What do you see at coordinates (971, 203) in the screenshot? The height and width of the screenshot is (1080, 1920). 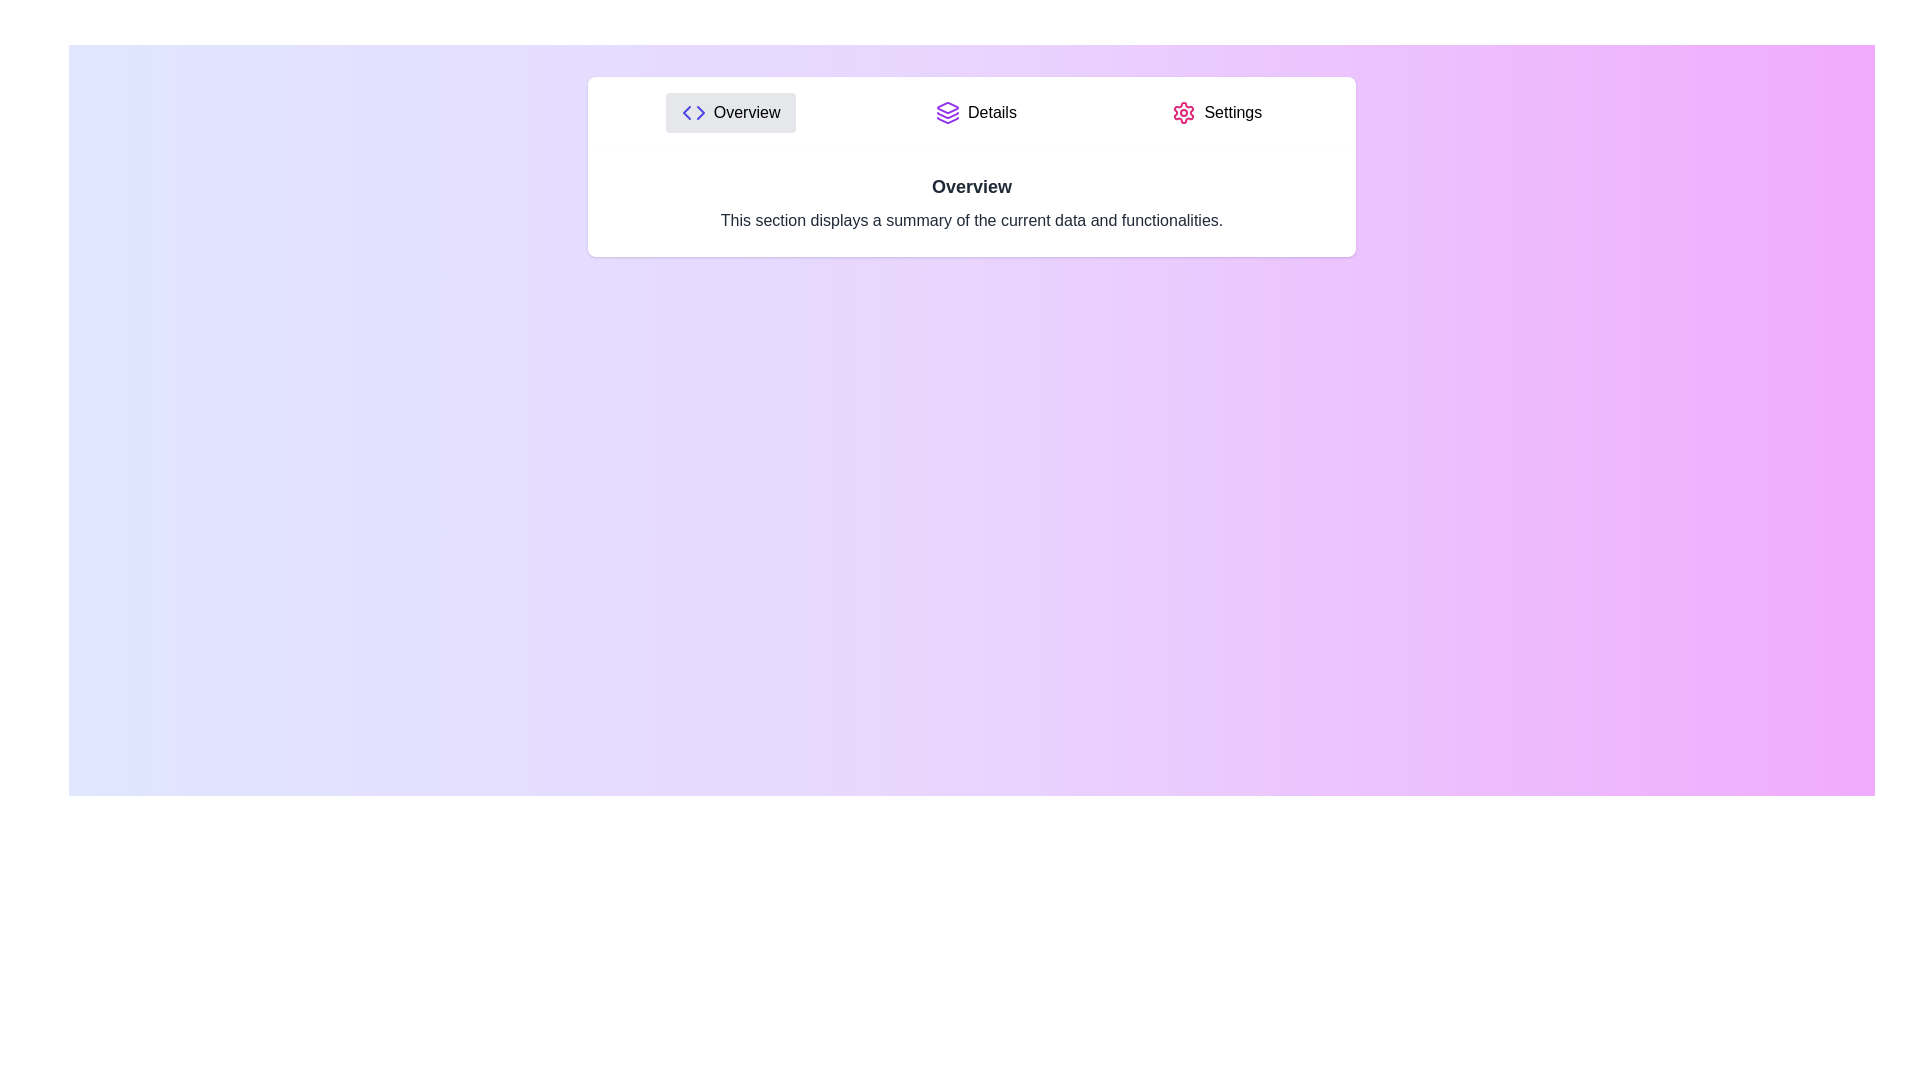 I see `text block containing the bolded title 'Overview' and its description, which is centrally located below the navigation bar in the main content area of the white card section` at bounding box center [971, 203].